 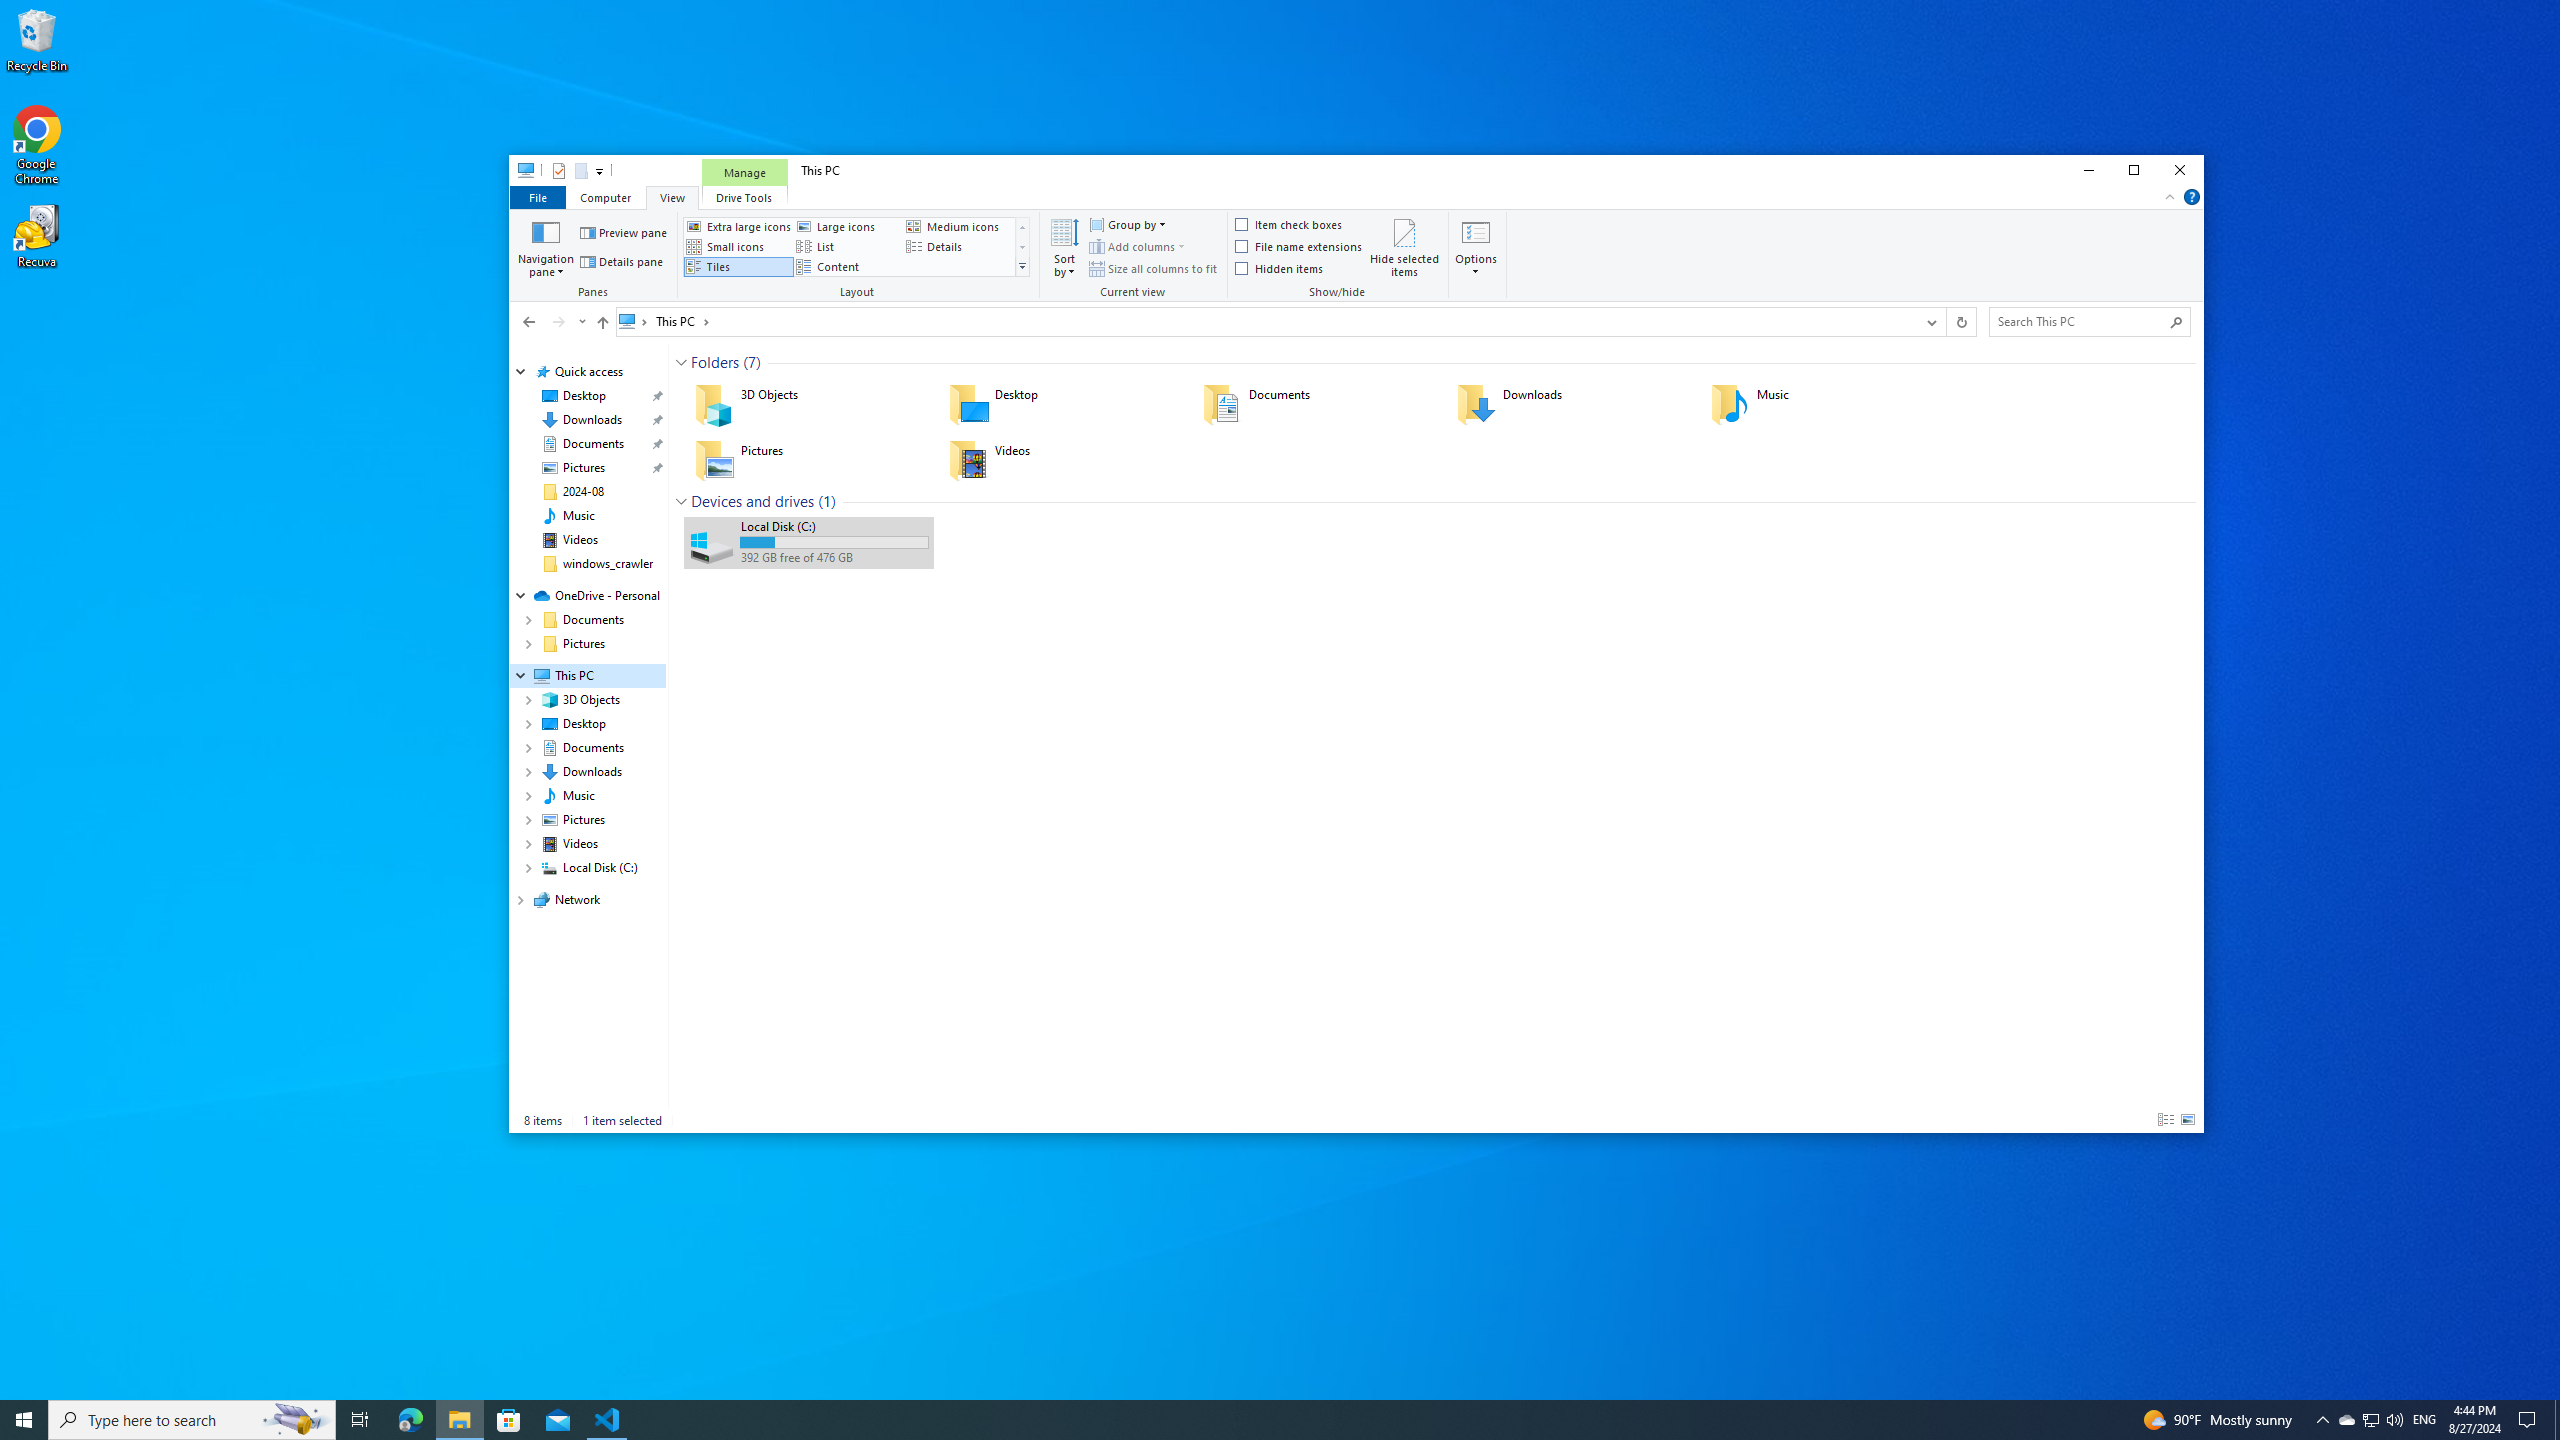 I want to click on 'Item check boxes', so click(x=1289, y=225).